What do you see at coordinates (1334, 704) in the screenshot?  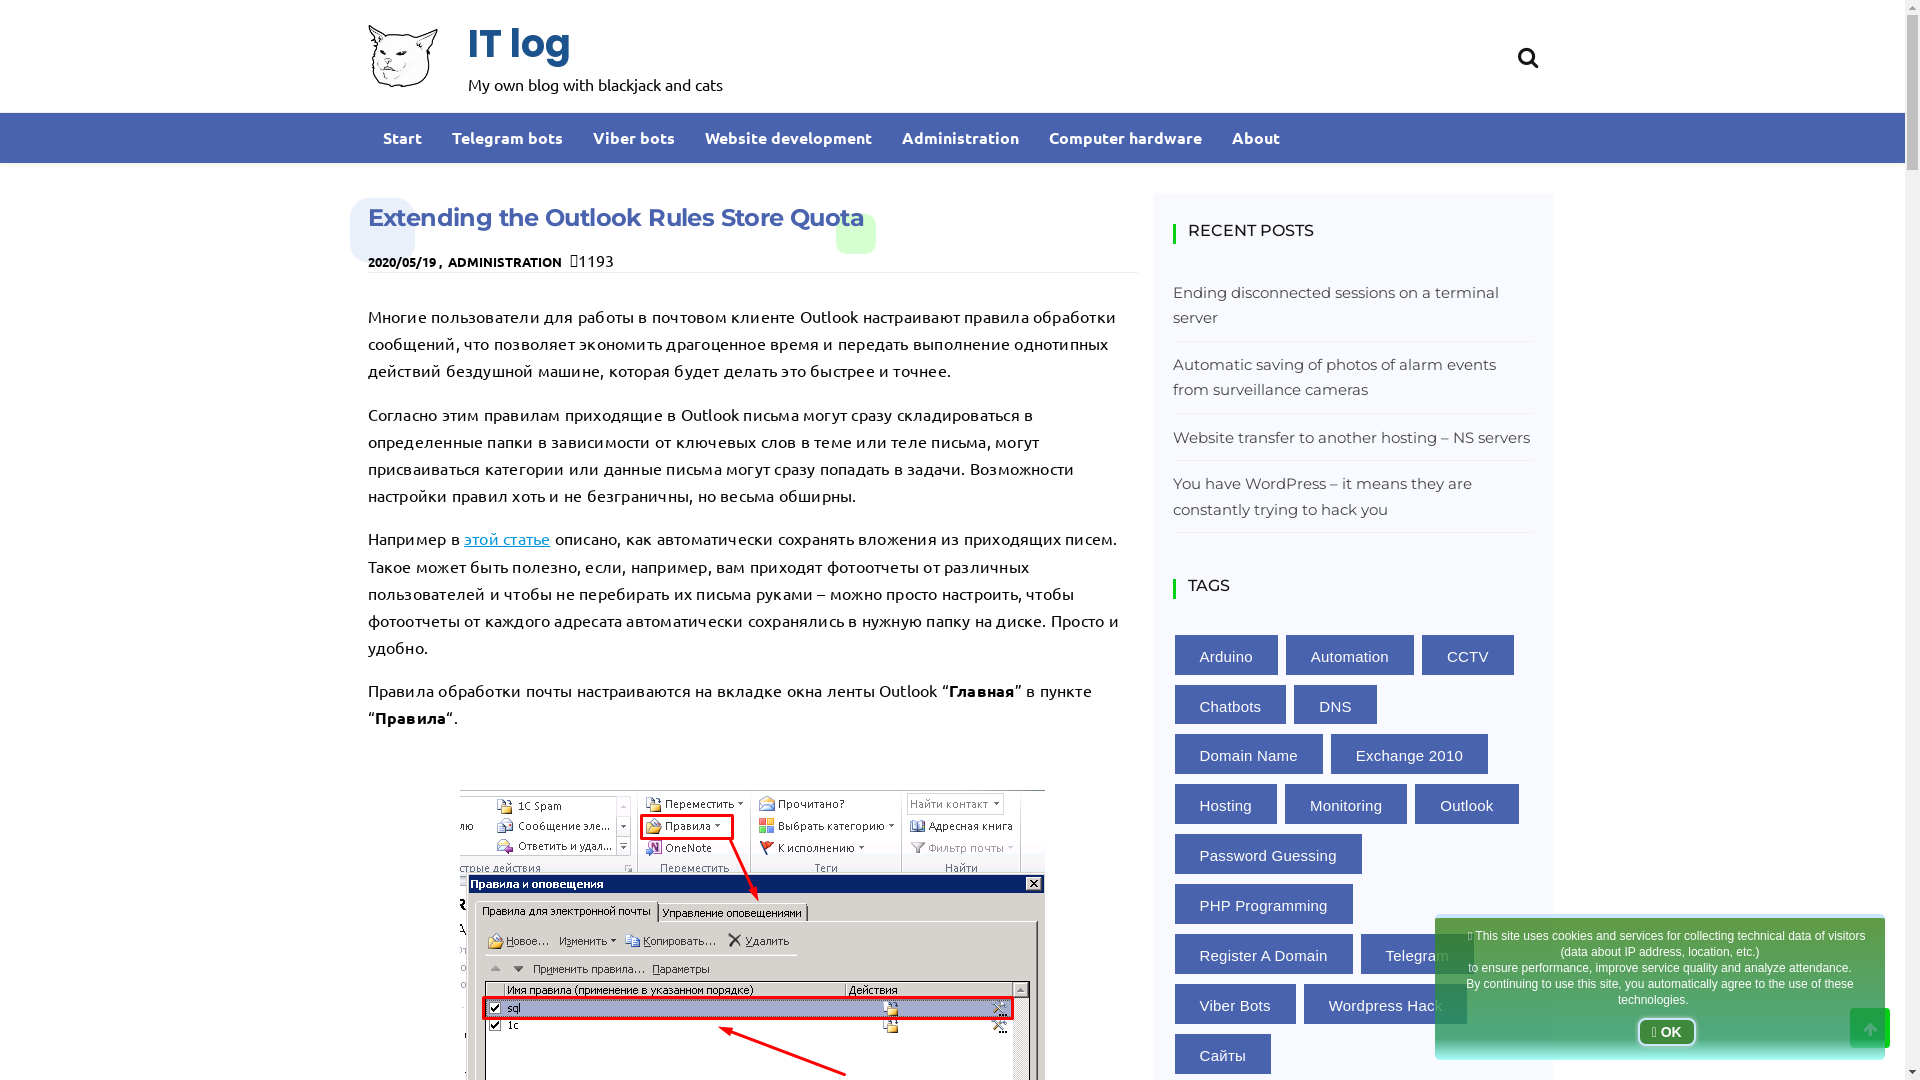 I see `'DNS'` at bounding box center [1334, 704].